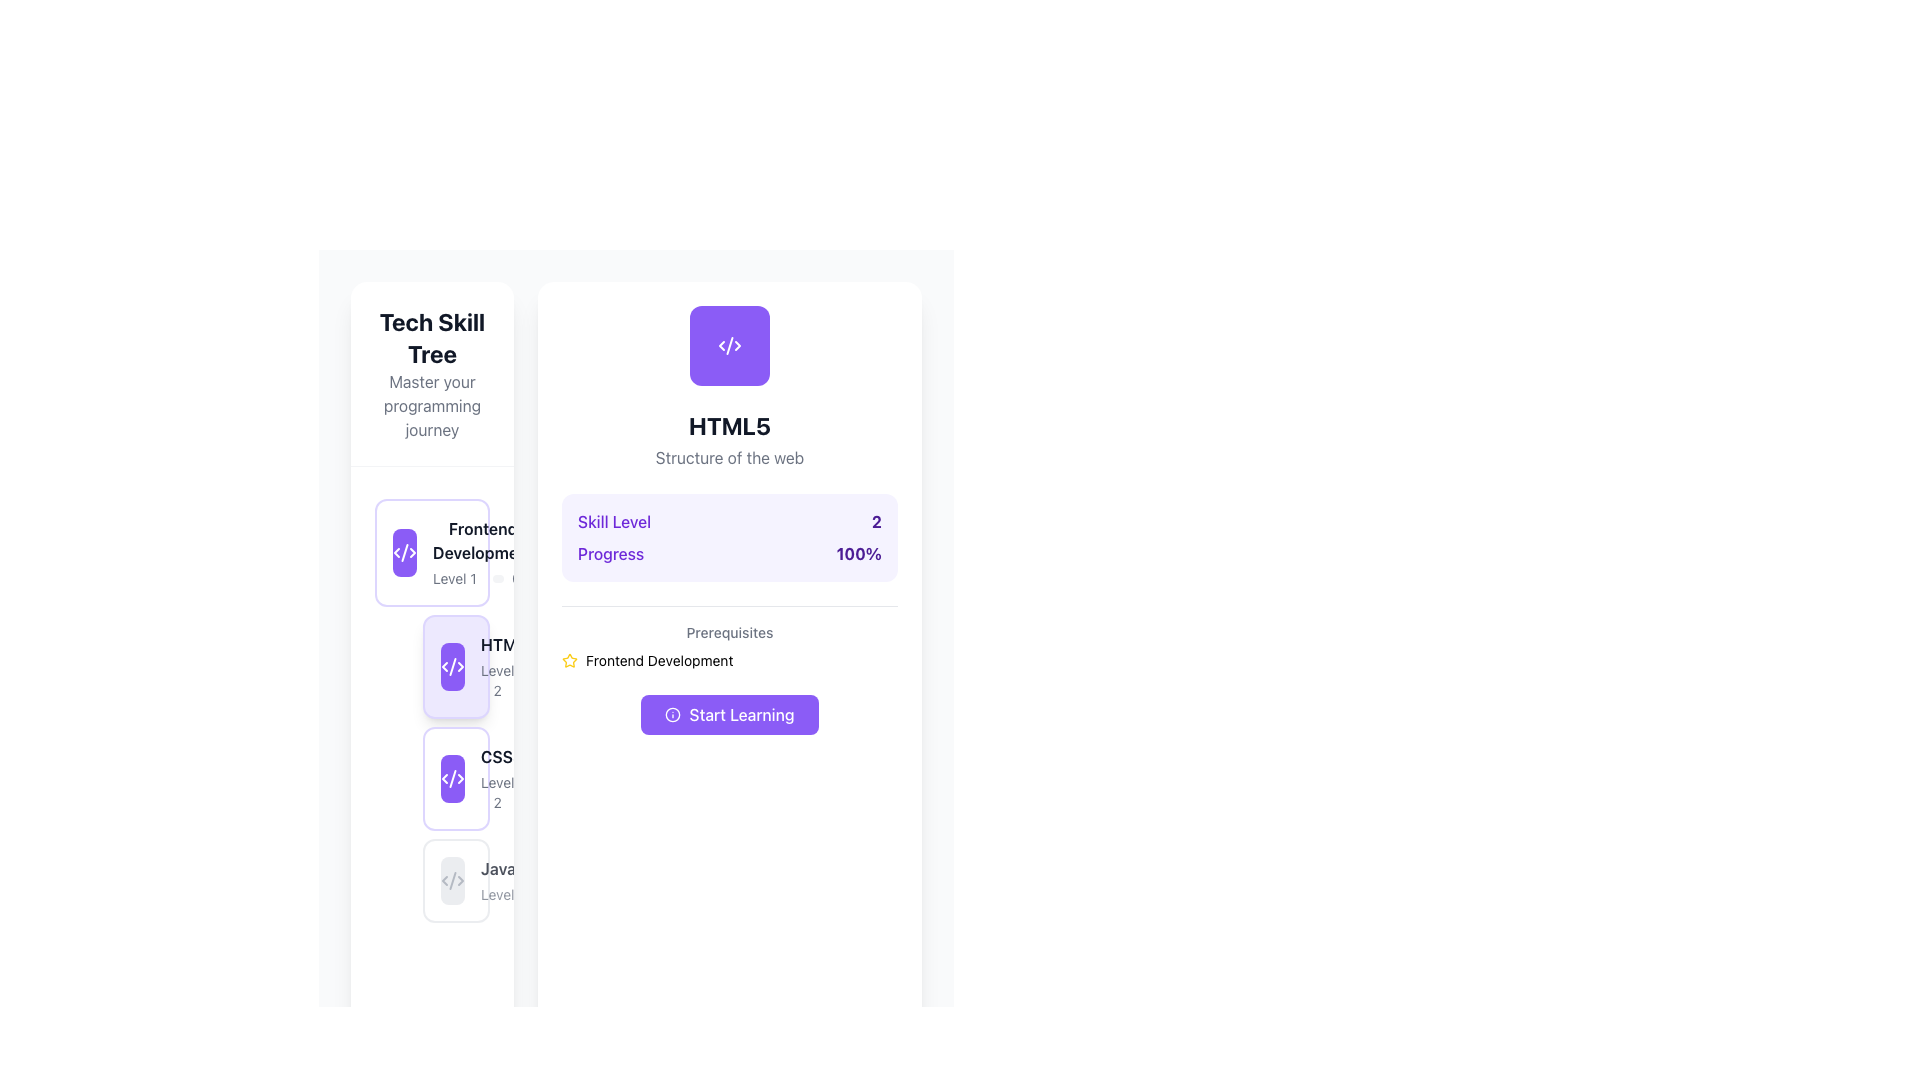 This screenshot has width=1920, height=1080. What do you see at coordinates (431, 767) in the screenshot?
I see `the second card element in the Frontend Development section, which indicates CSS3 Level 2 with 80% progress` at bounding box center [431, 767].